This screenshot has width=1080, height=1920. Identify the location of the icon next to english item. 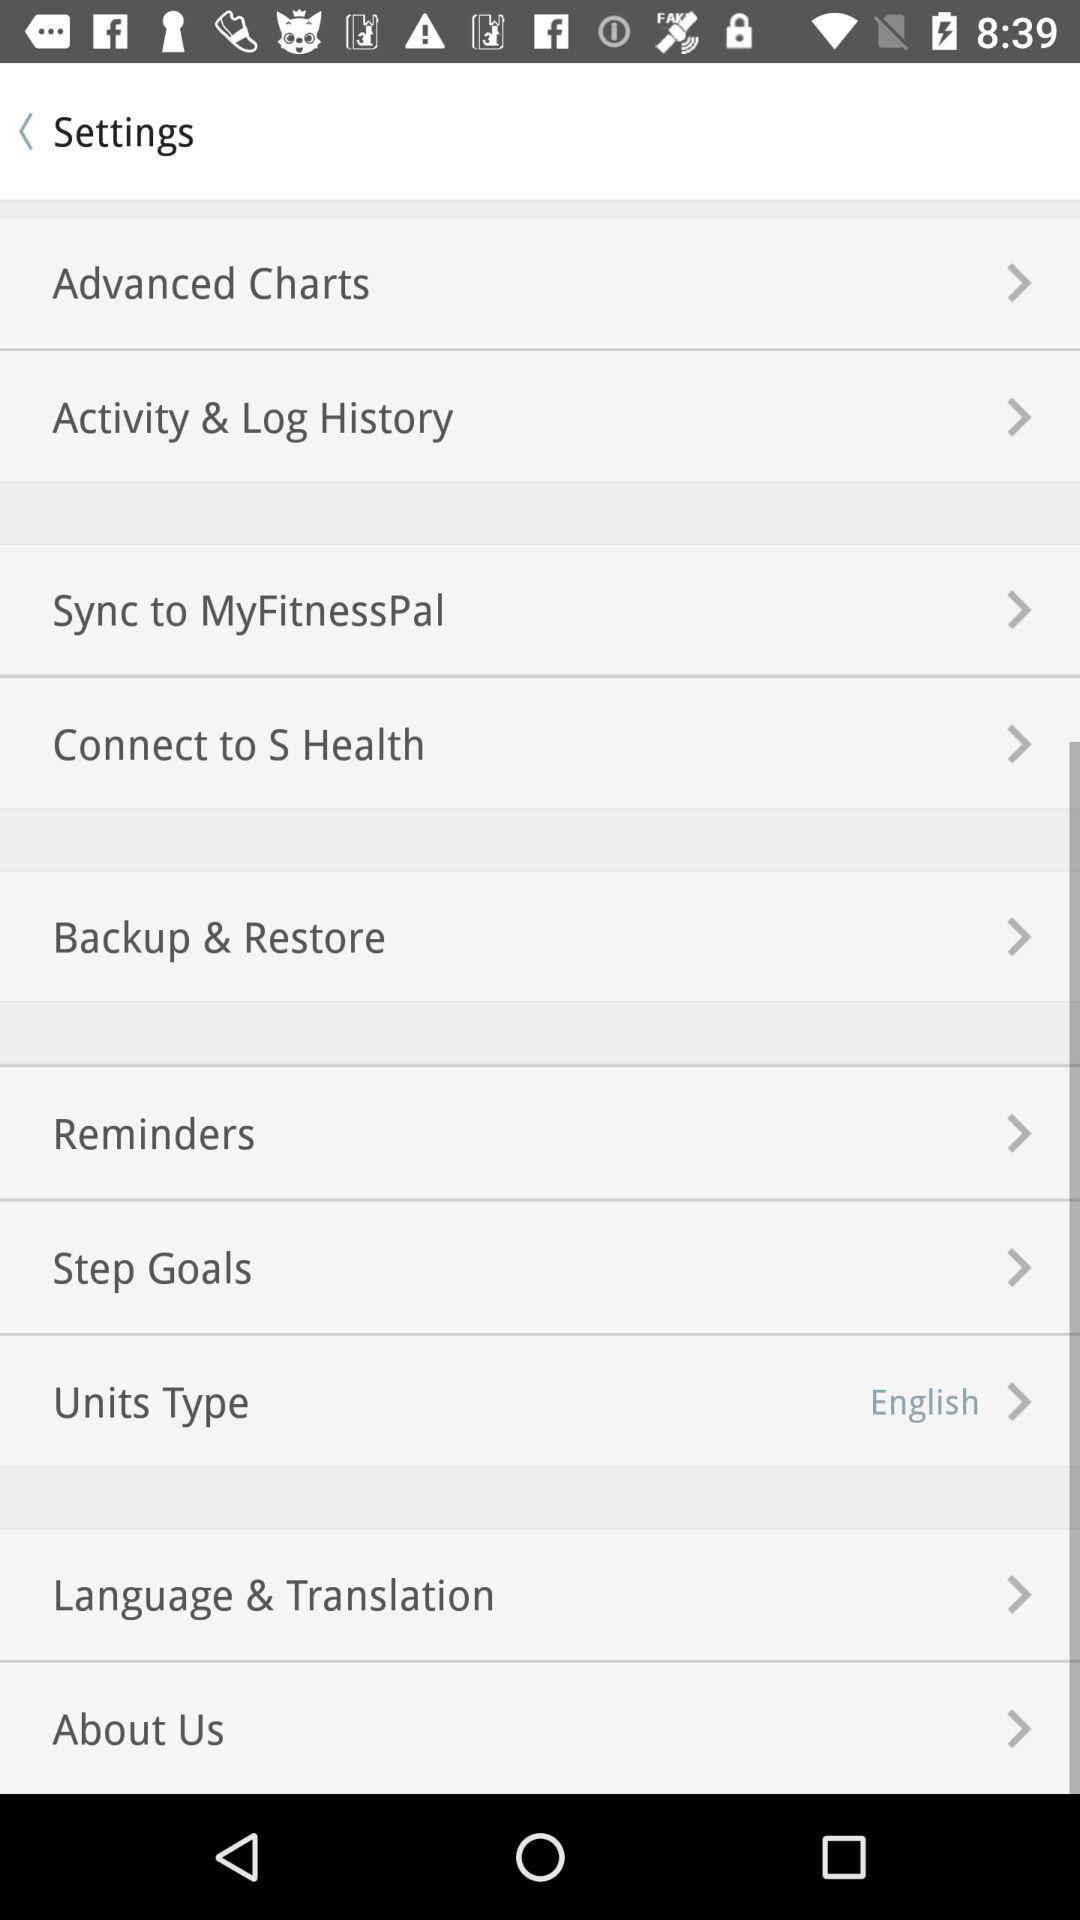
(126, 1266).